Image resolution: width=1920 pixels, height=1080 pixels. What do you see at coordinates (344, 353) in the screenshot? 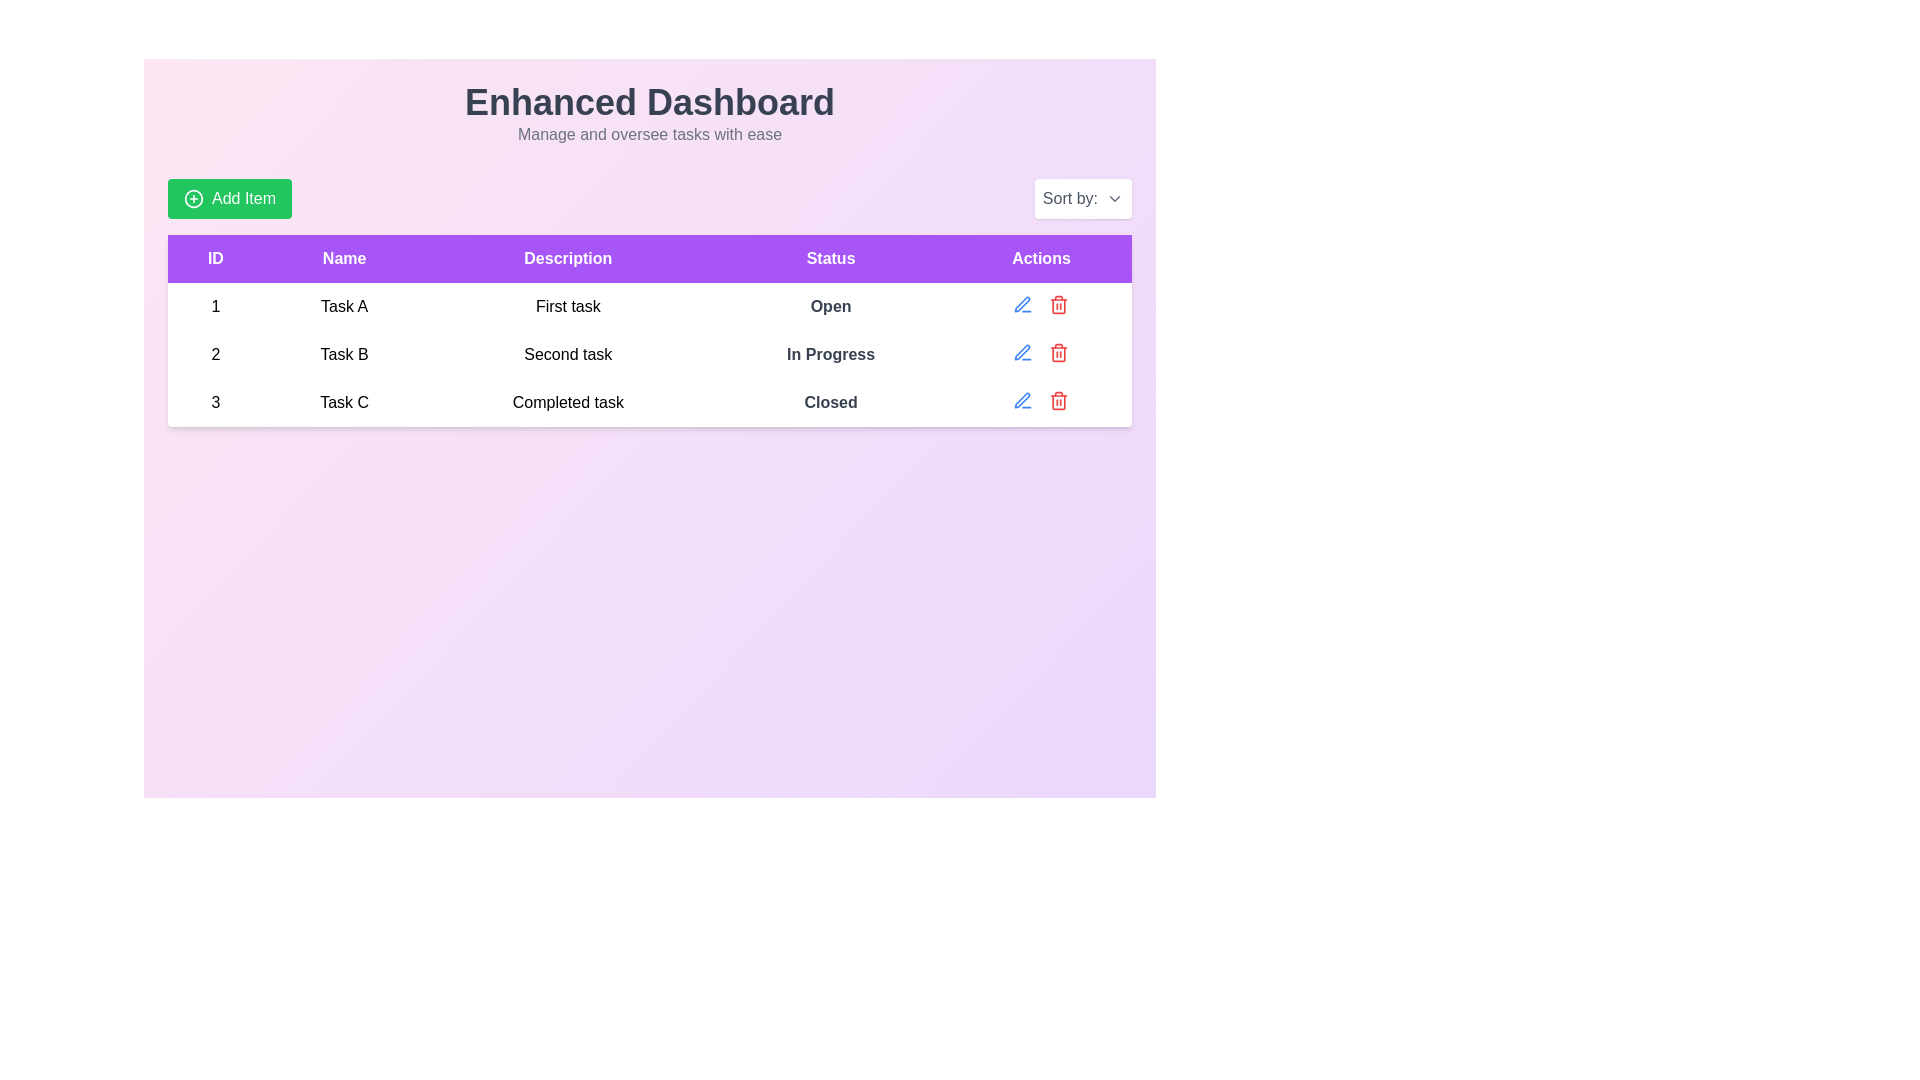
I see `the Text component representing the name of the task in the second row of the task management table under the 'Name' column, which is located between 'Task A' and 'Task C'` at bounding box center [344, 353].